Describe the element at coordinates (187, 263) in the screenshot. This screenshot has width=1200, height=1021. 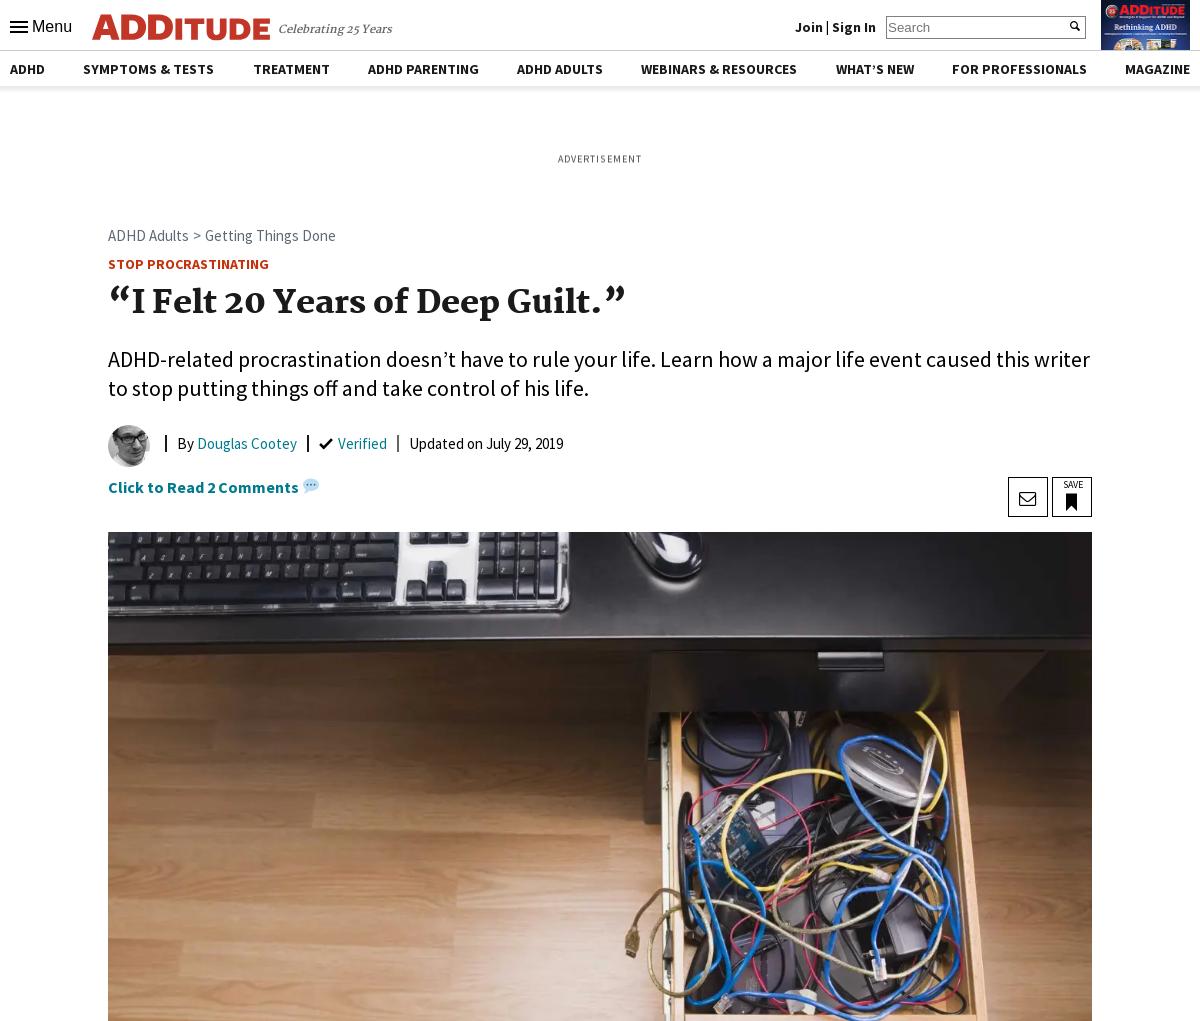
I see `'Stop Procrastinating'` at that location.